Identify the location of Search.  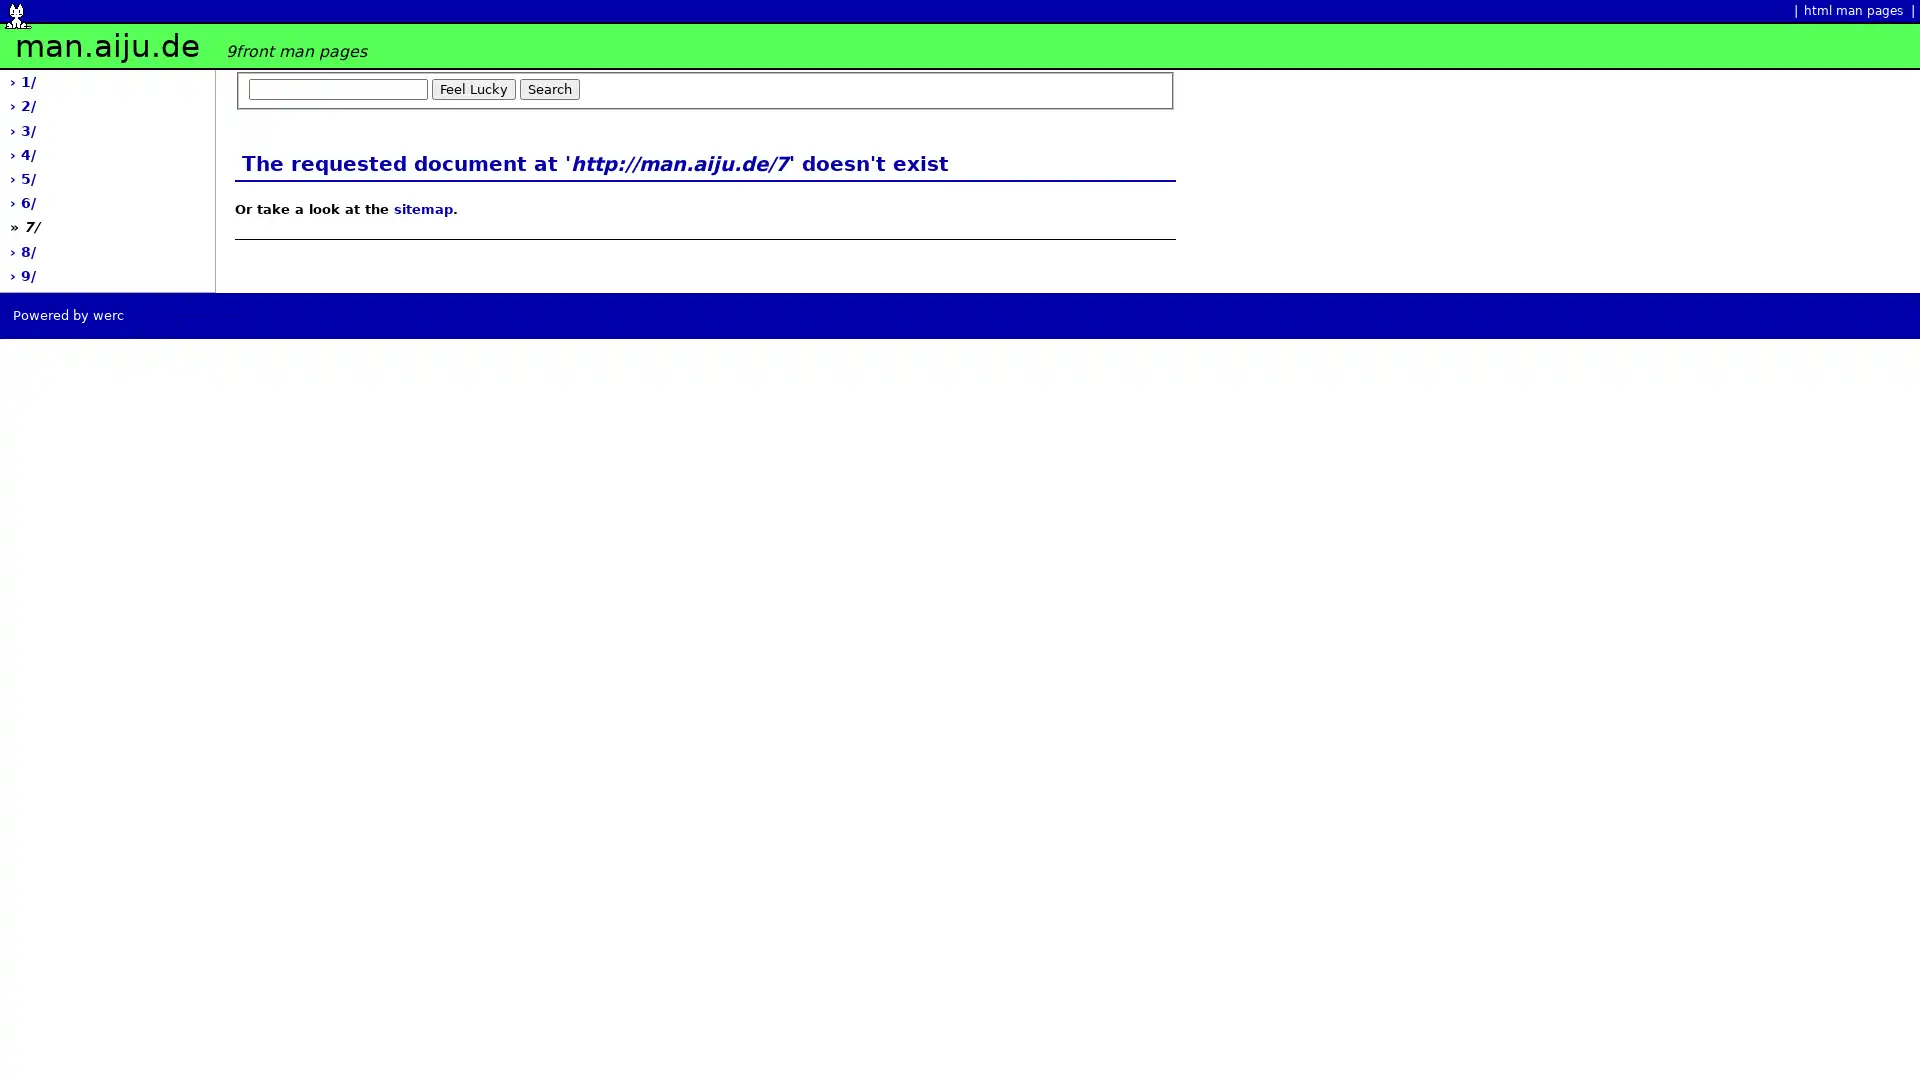
(550, 87).